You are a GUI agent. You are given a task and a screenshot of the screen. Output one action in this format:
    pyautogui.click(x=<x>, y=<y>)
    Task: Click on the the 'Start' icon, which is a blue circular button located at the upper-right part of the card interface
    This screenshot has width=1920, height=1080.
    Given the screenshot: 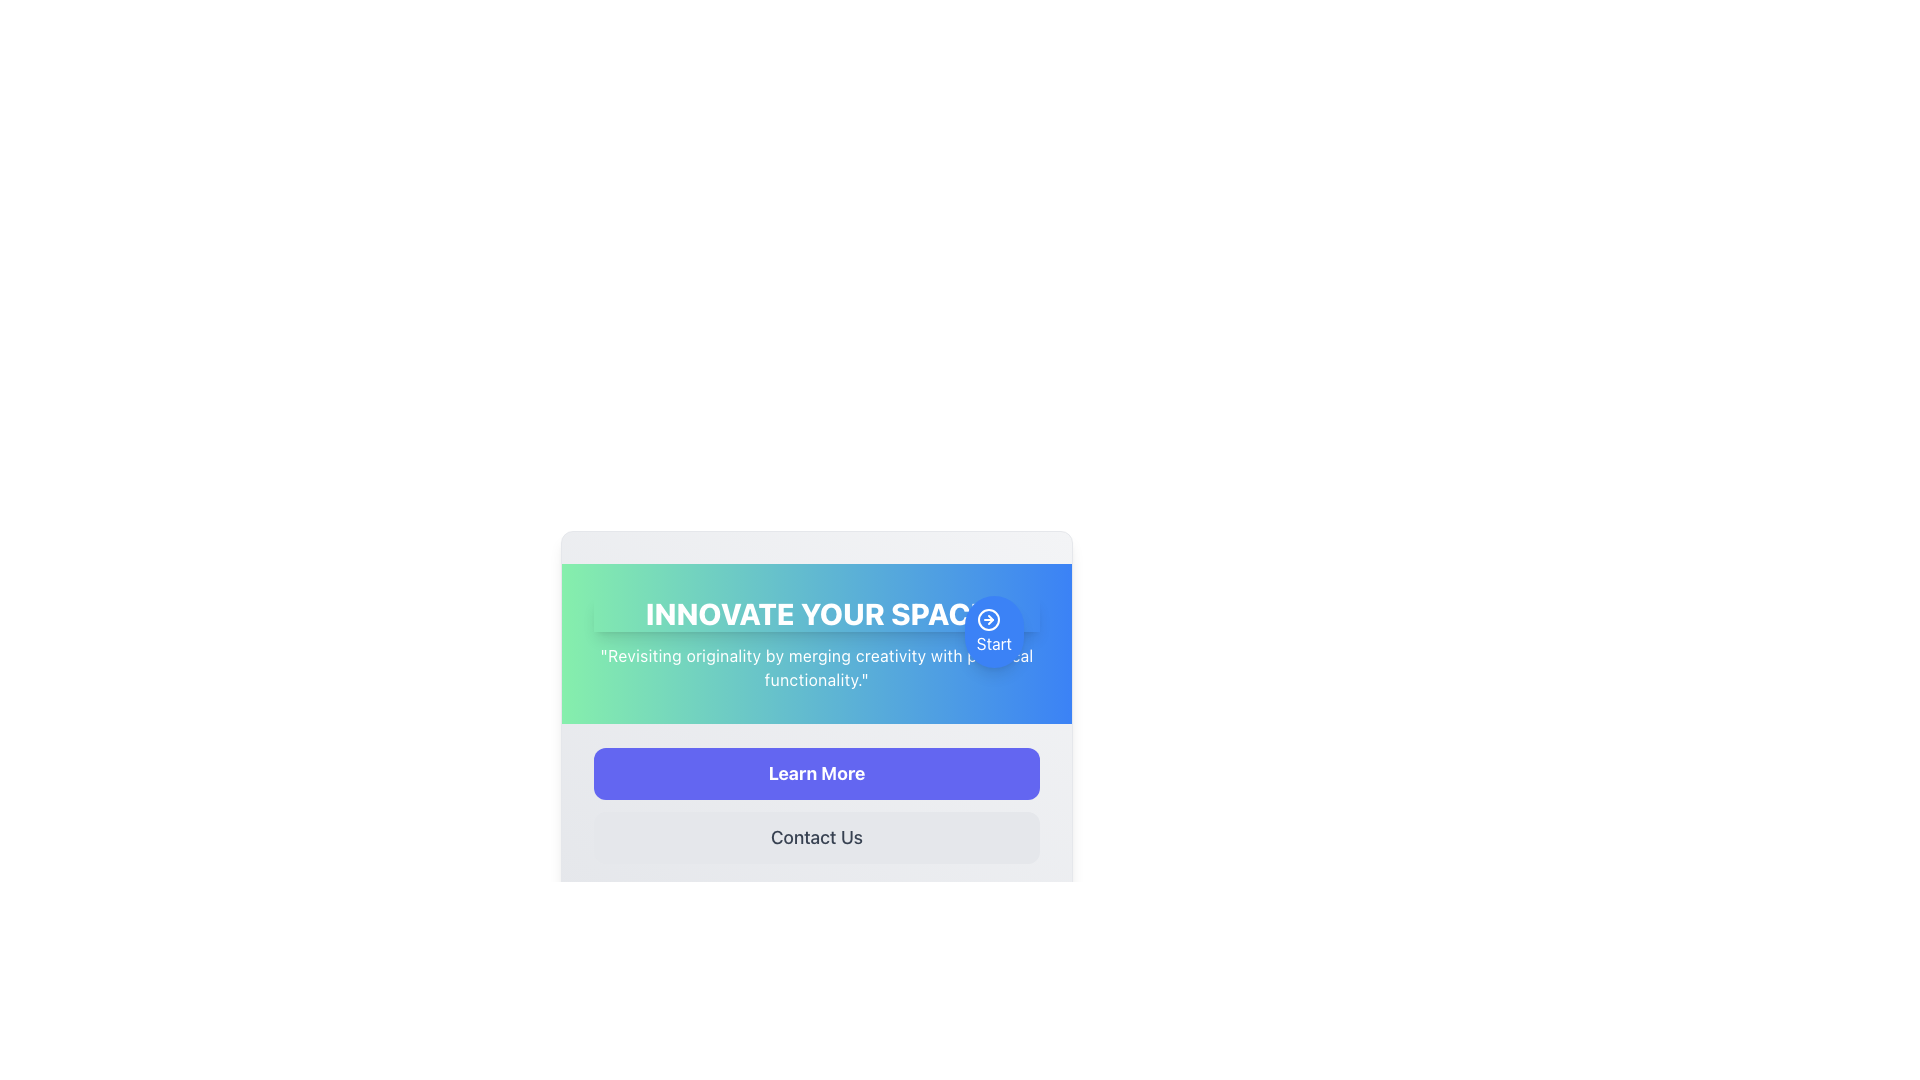 What is the action you would take?
    pyautogui.click(x=988, y=619)
    